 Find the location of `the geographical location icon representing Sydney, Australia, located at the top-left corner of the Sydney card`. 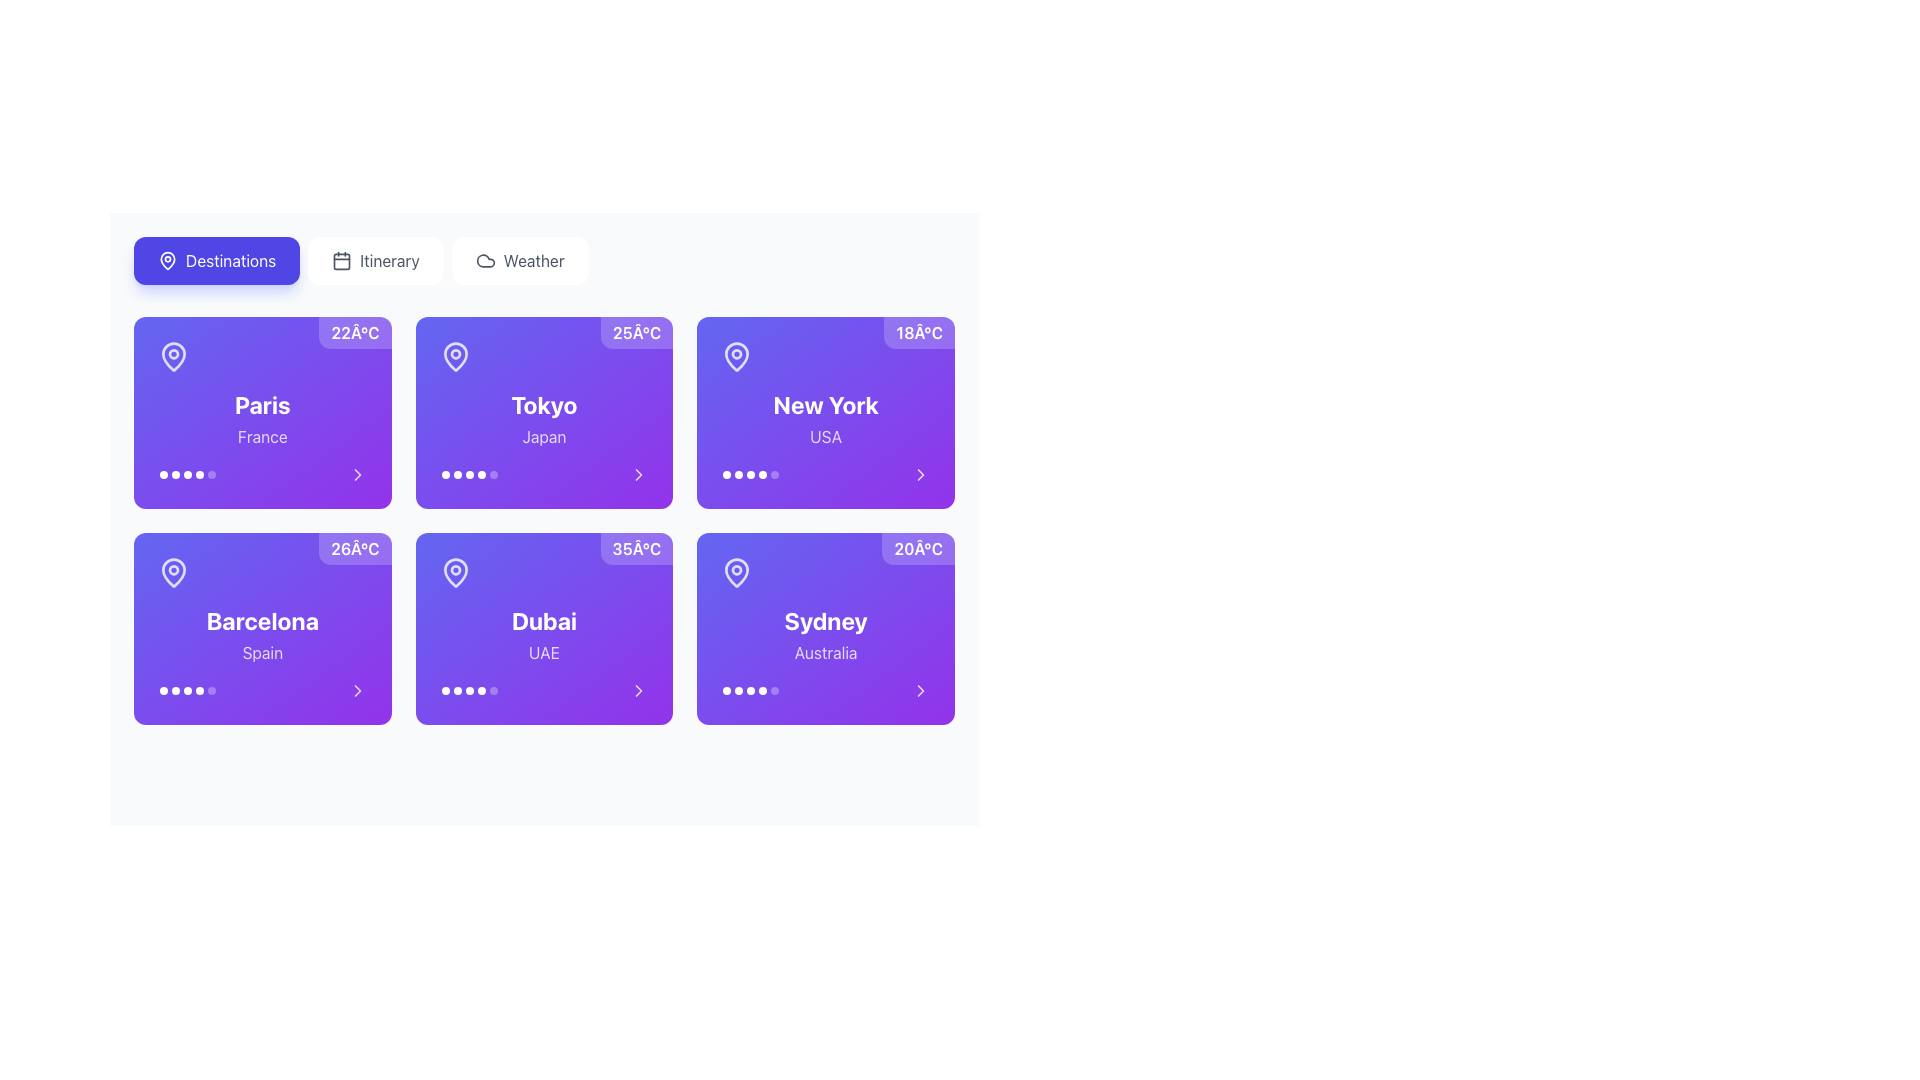

the geographical location icon representing Sydney, Australia, located at the top-left corner of the Sydney card is located at coordinates (736, 573).